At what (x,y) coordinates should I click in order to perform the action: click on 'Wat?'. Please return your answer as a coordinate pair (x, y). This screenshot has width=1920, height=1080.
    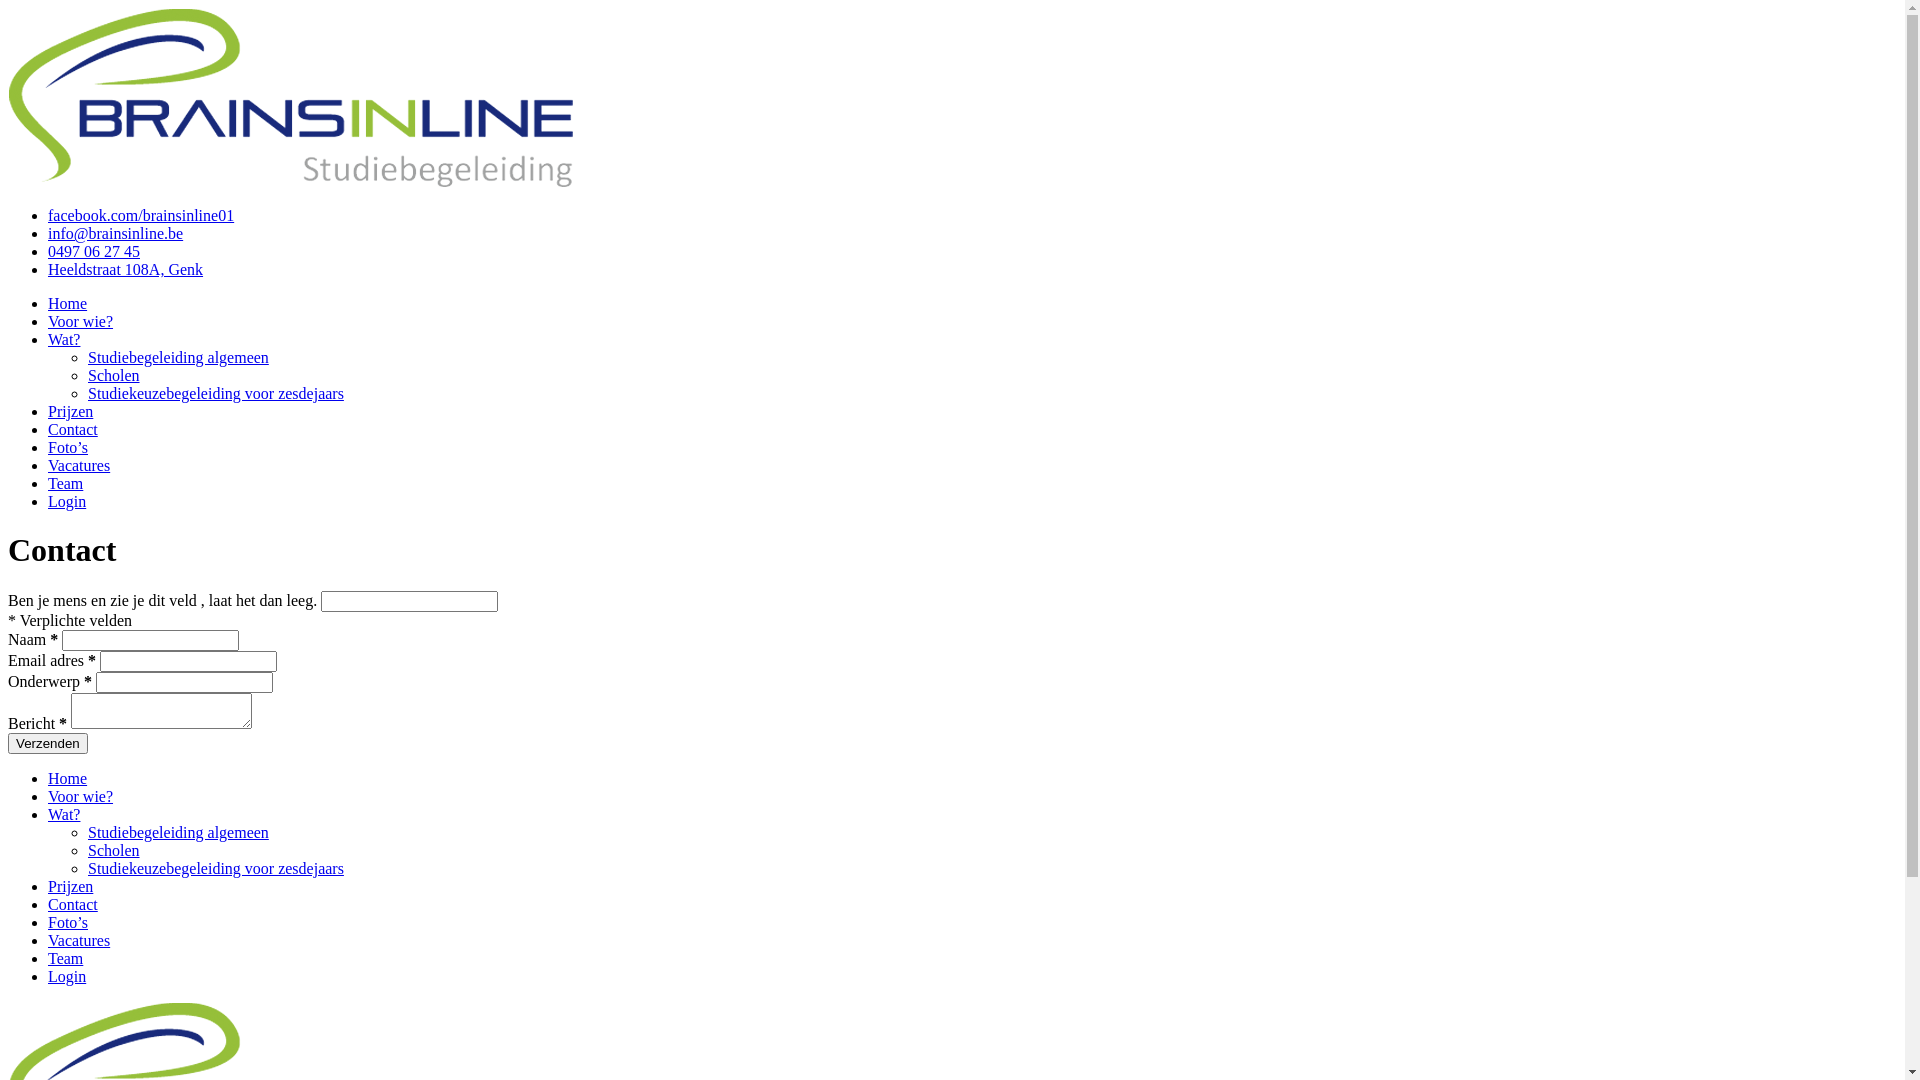
    Looking at the image, I should click on (63, 338).